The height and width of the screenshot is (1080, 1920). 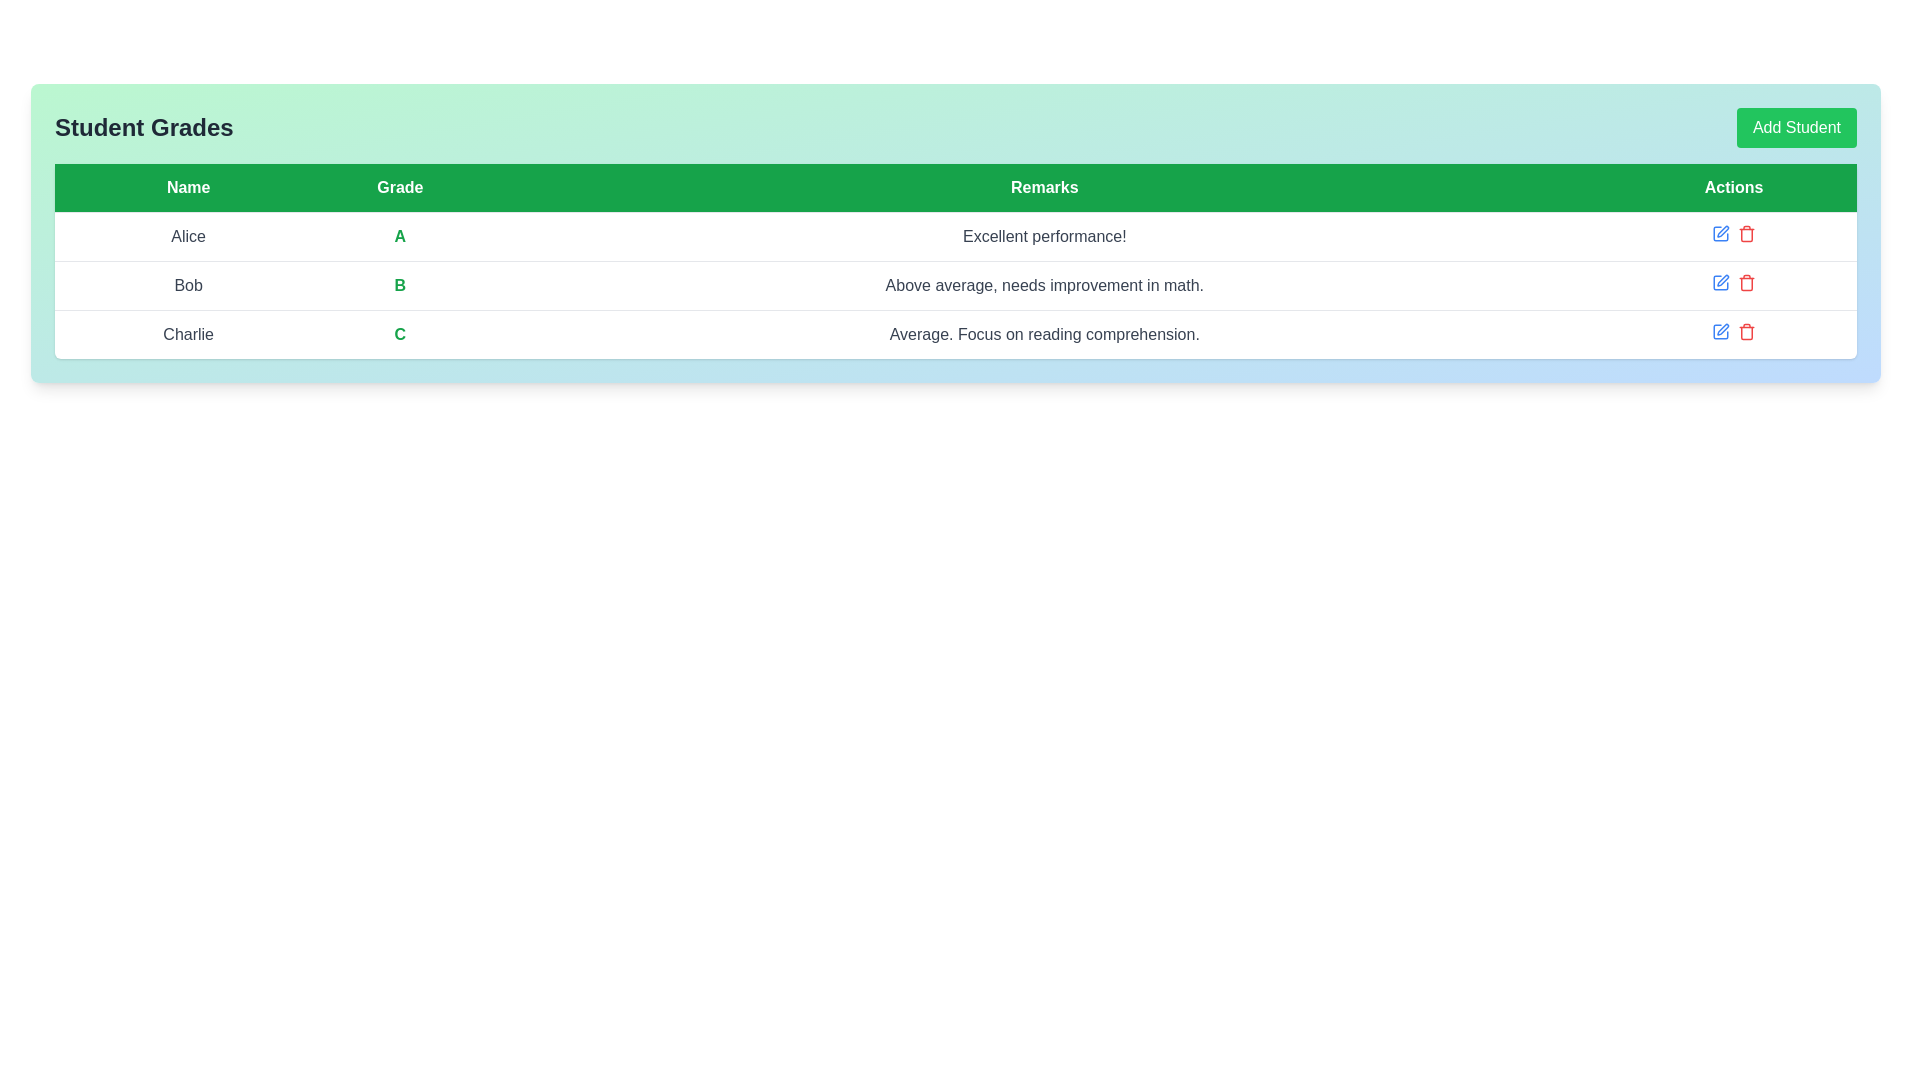 I want to click on the trash can icon located in the 'Actions' column, which is the second icon from the right, so click(x=1746, y=234).